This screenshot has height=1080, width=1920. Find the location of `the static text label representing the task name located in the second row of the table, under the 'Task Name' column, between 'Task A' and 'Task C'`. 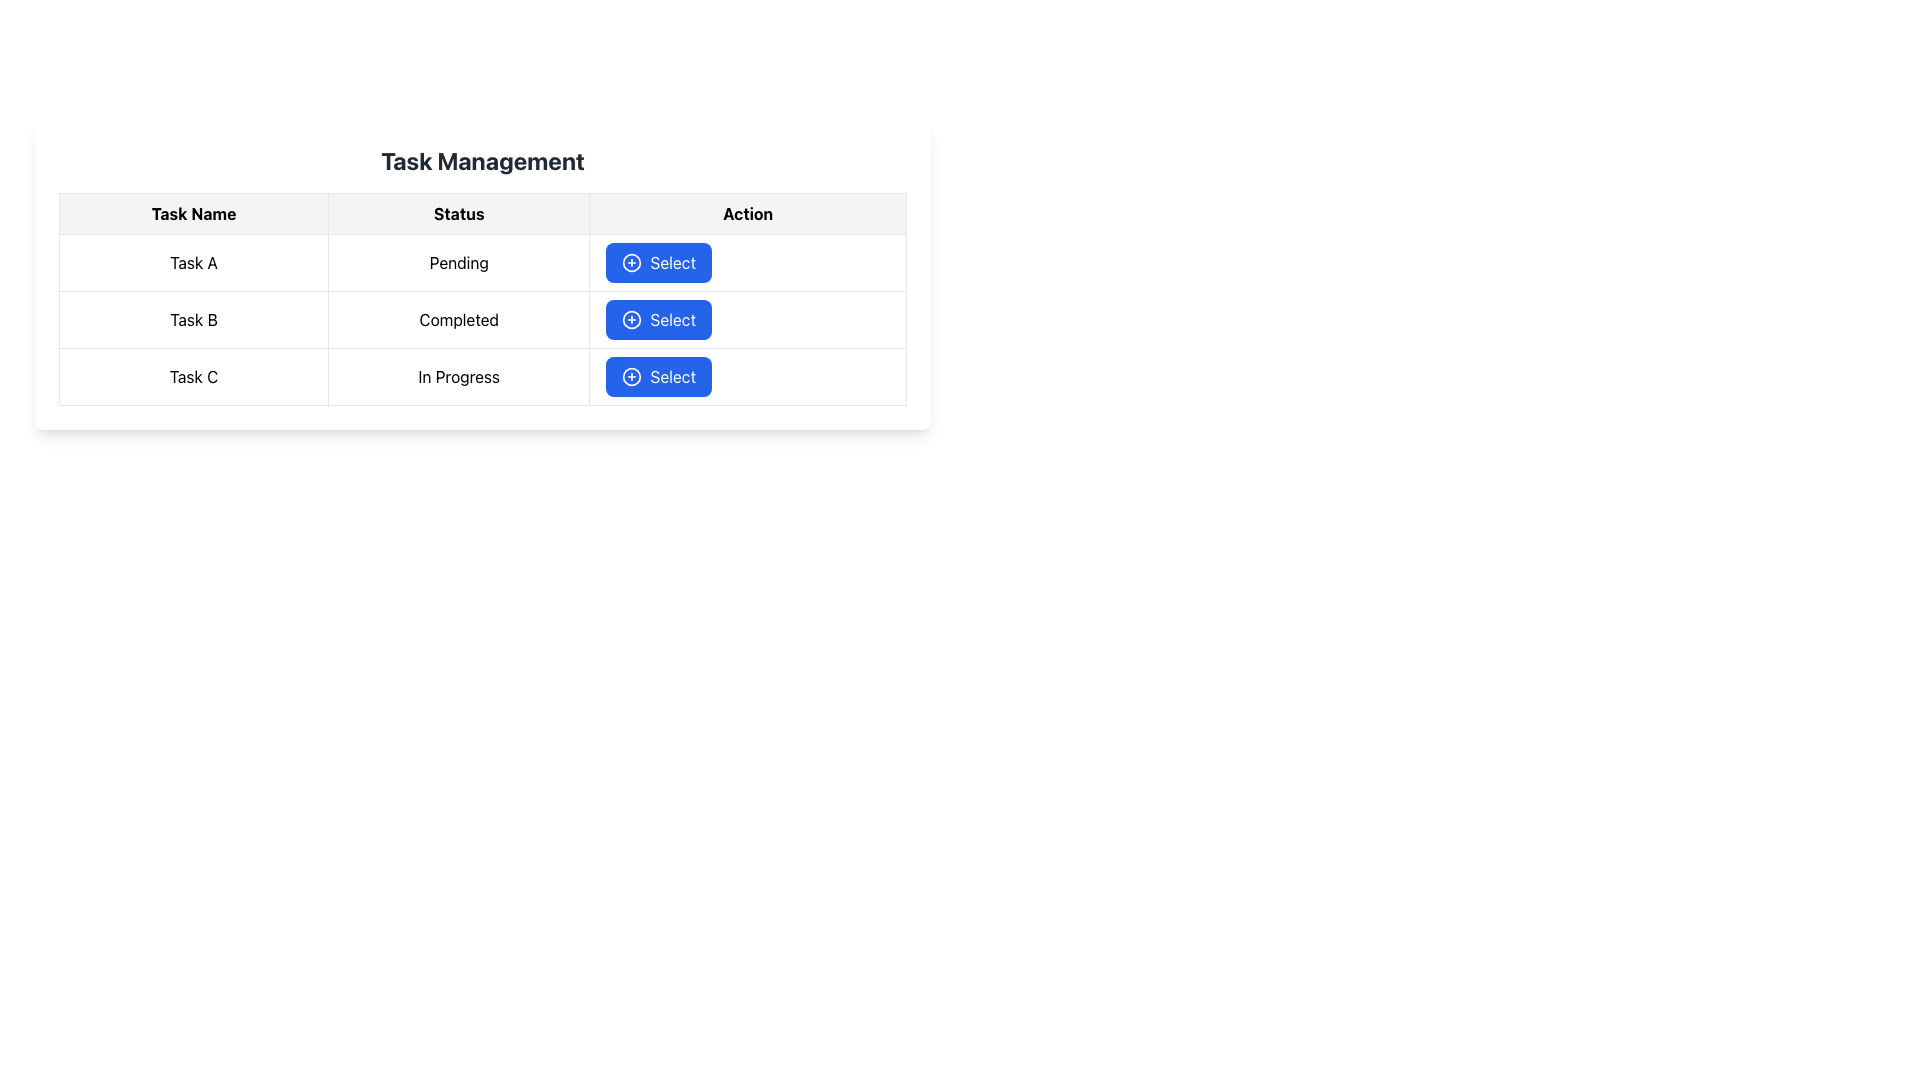

the static text label representing the task name located in the second row of the table, under the 'Task Name' column, between 'Task A' and 'Task C' is located at coordinates (193, 319).